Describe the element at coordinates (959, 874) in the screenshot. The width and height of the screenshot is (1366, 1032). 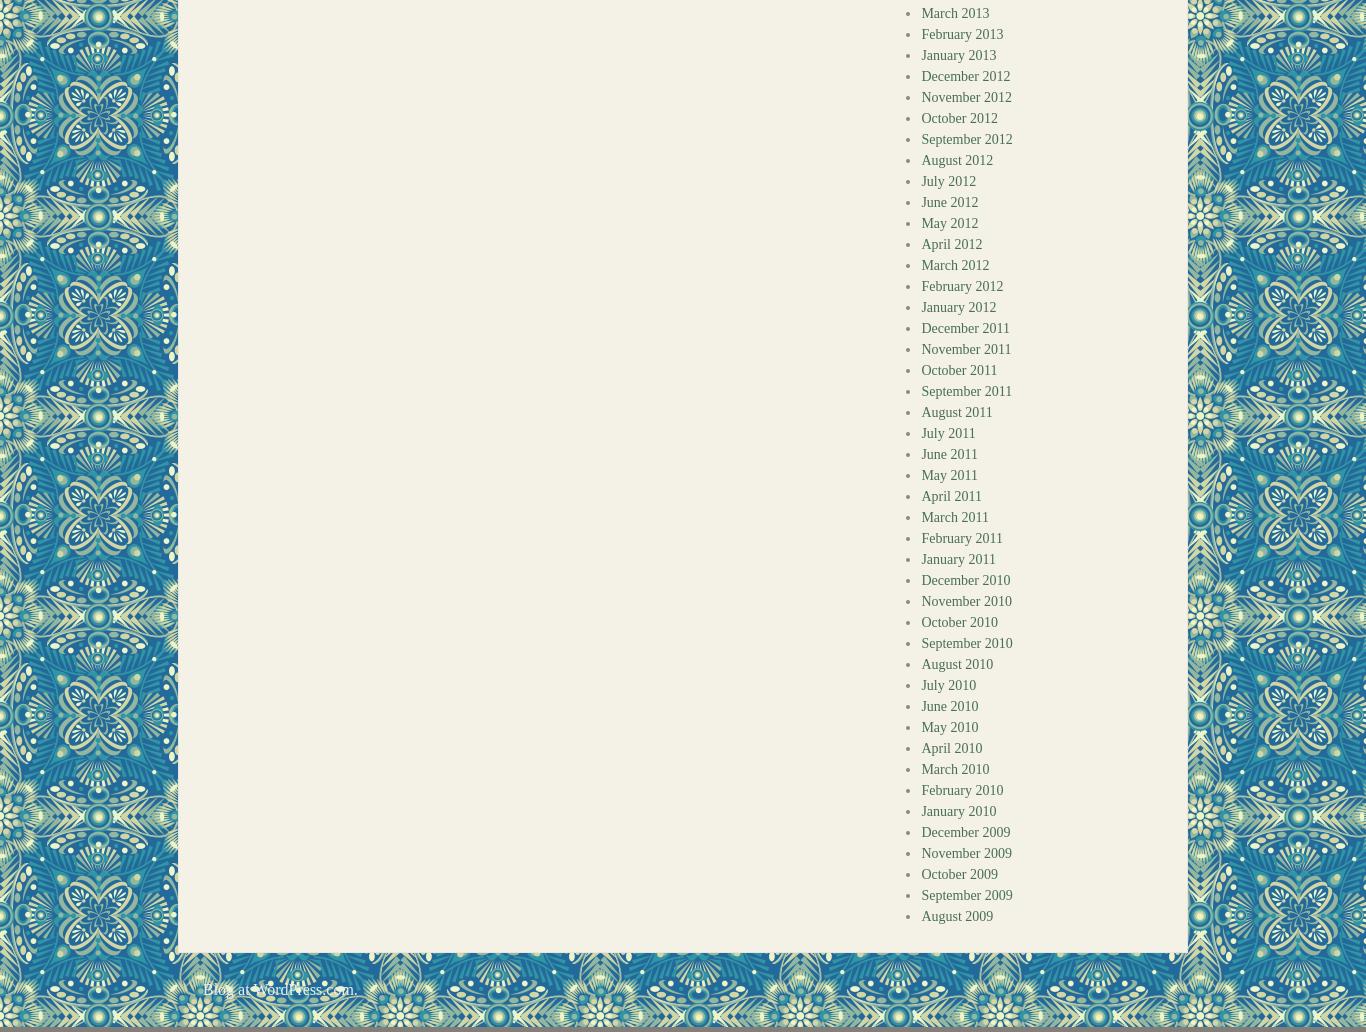
I see `'October 2009'` at that location.